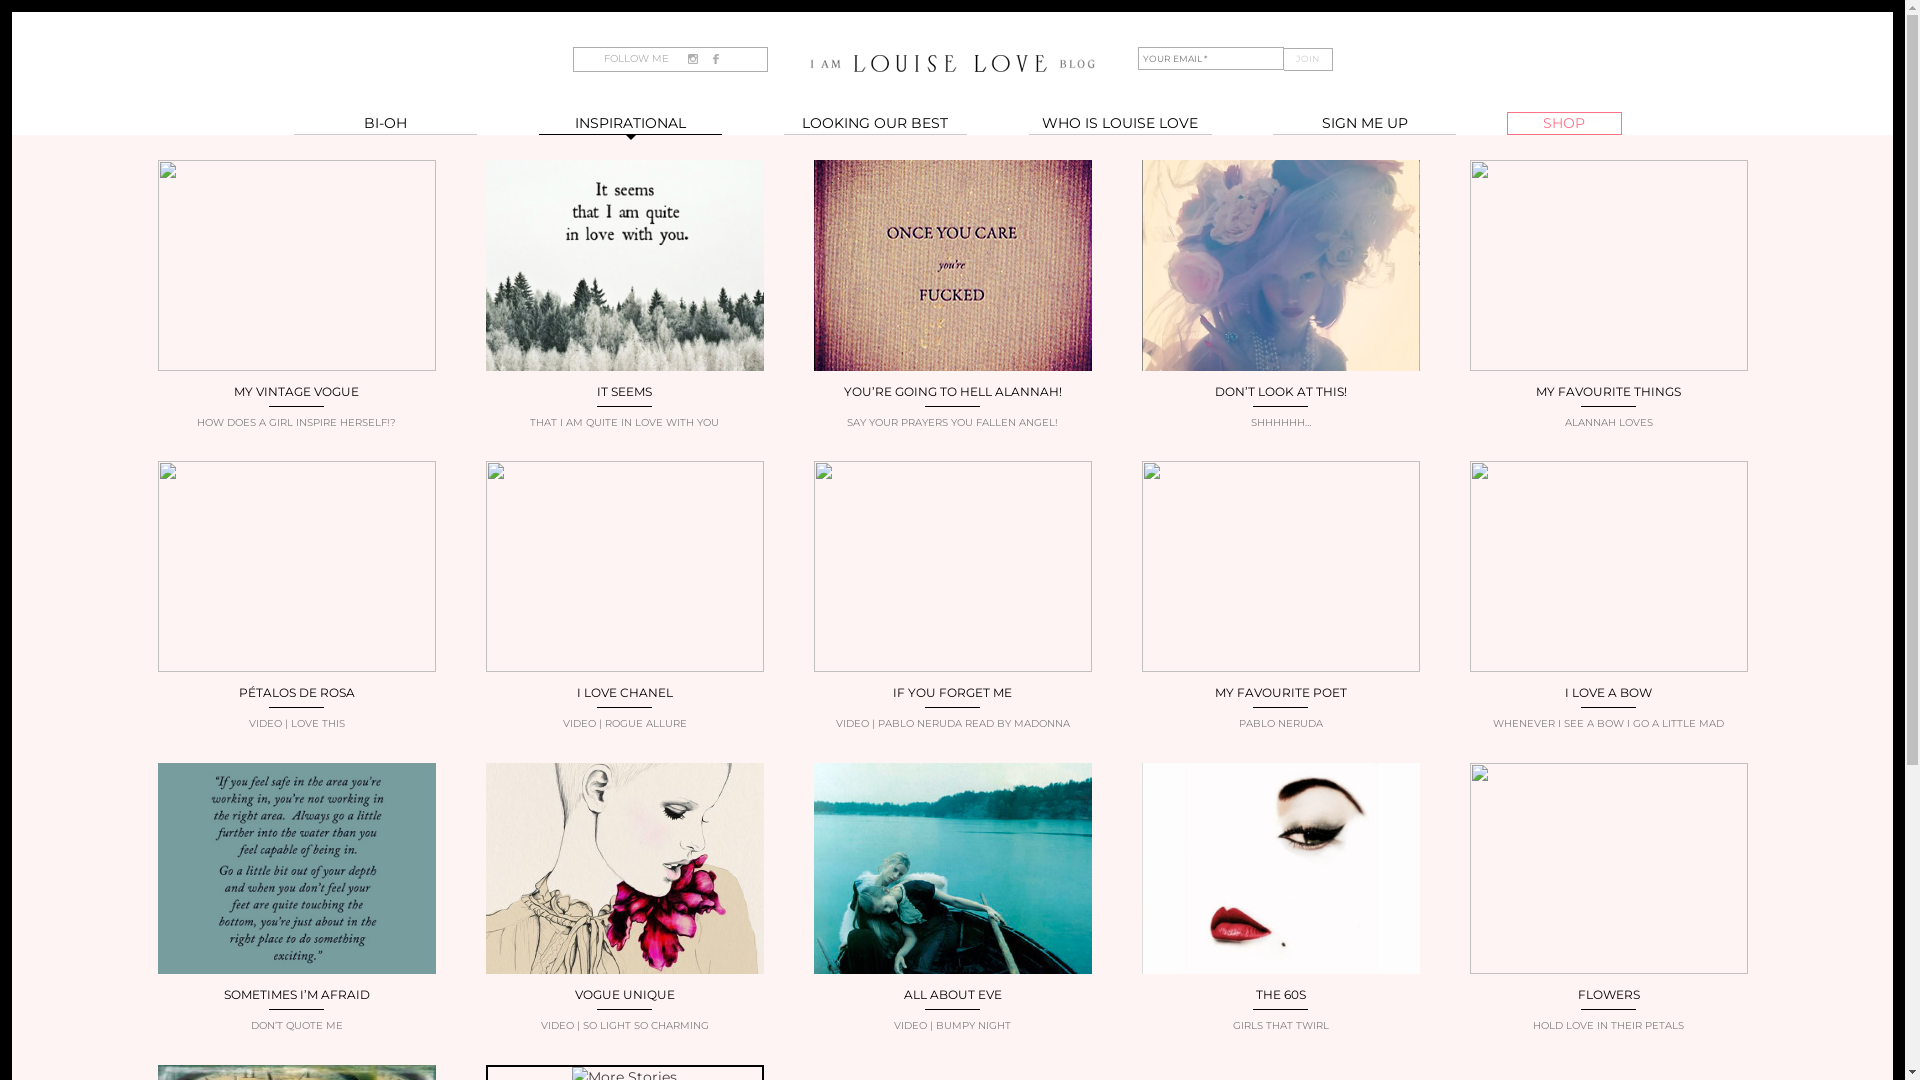 This screenshot has height=1080, width=1920. I want to click on 'SIGN ME UP', so click(1363, 123).